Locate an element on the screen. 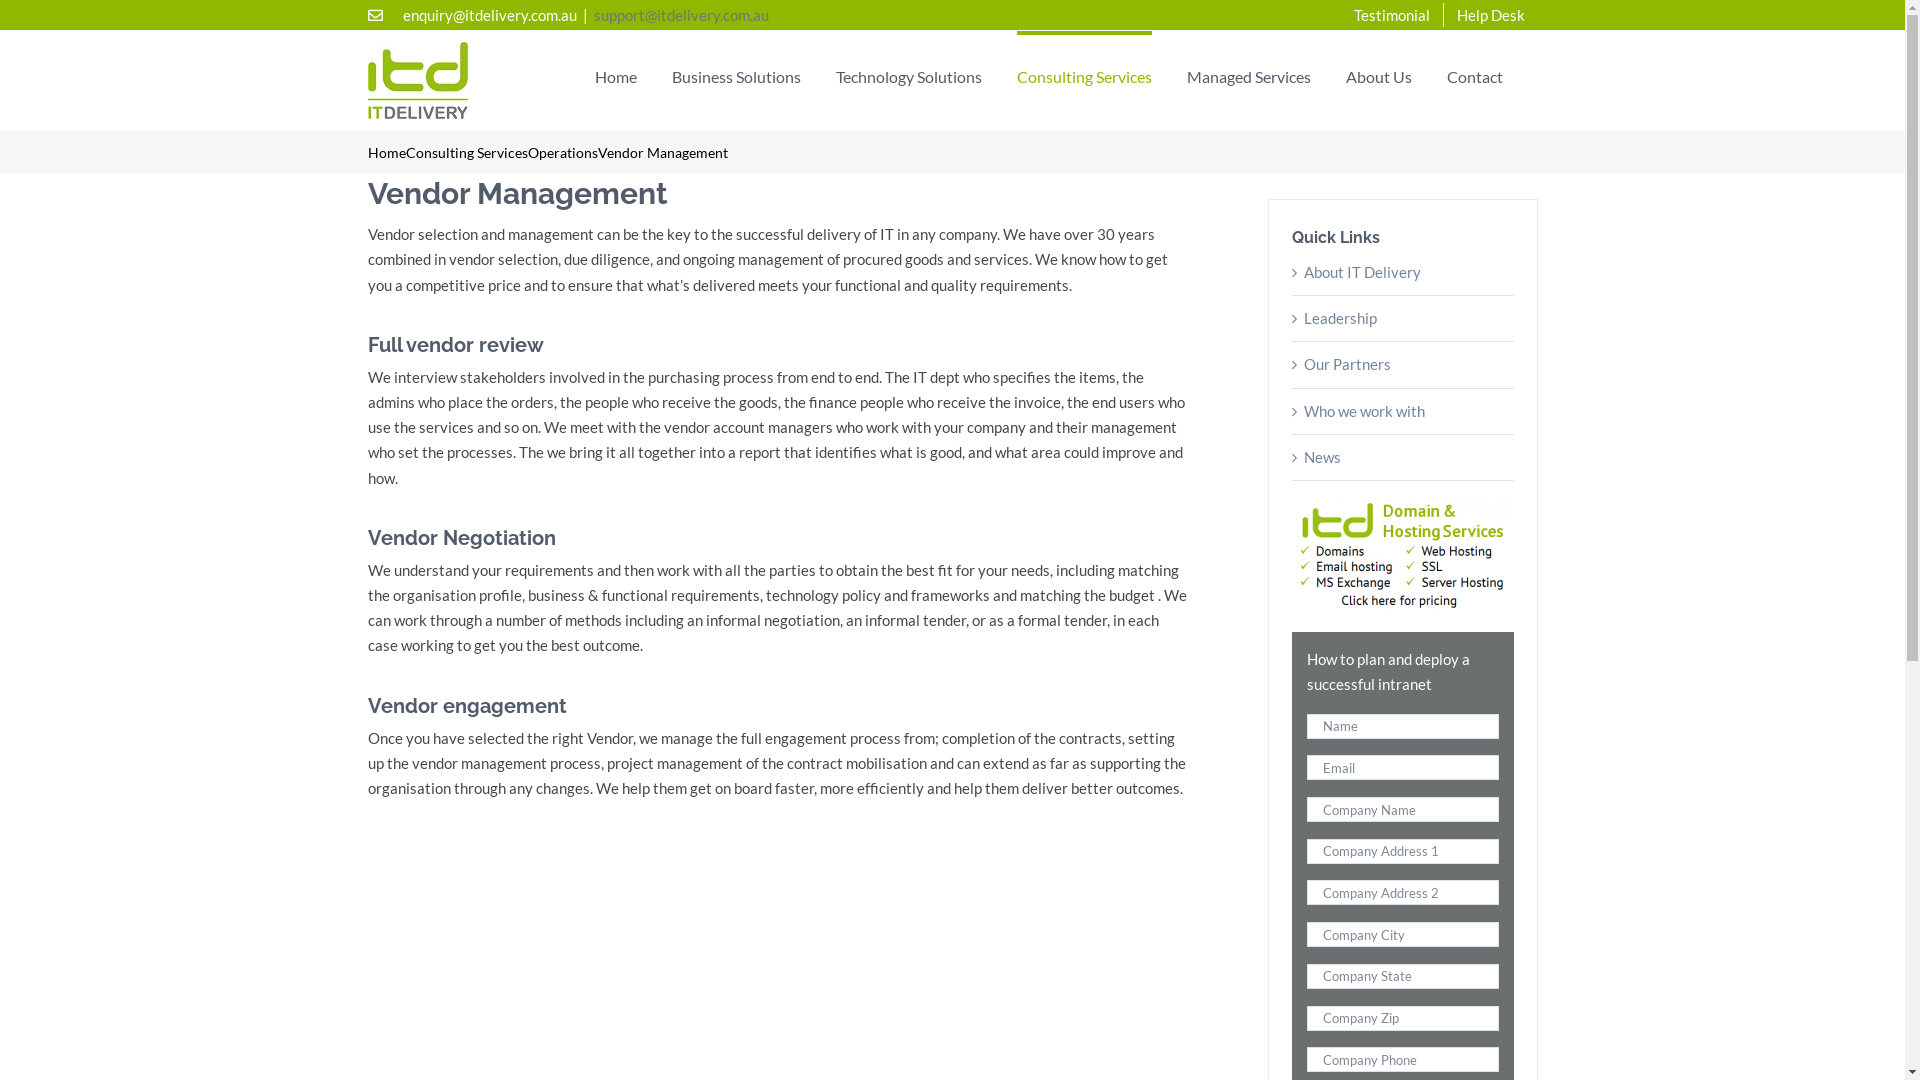 The width and height of the screenshot is (1920, 1080). 'News' is located at coordinates (1322, 456).